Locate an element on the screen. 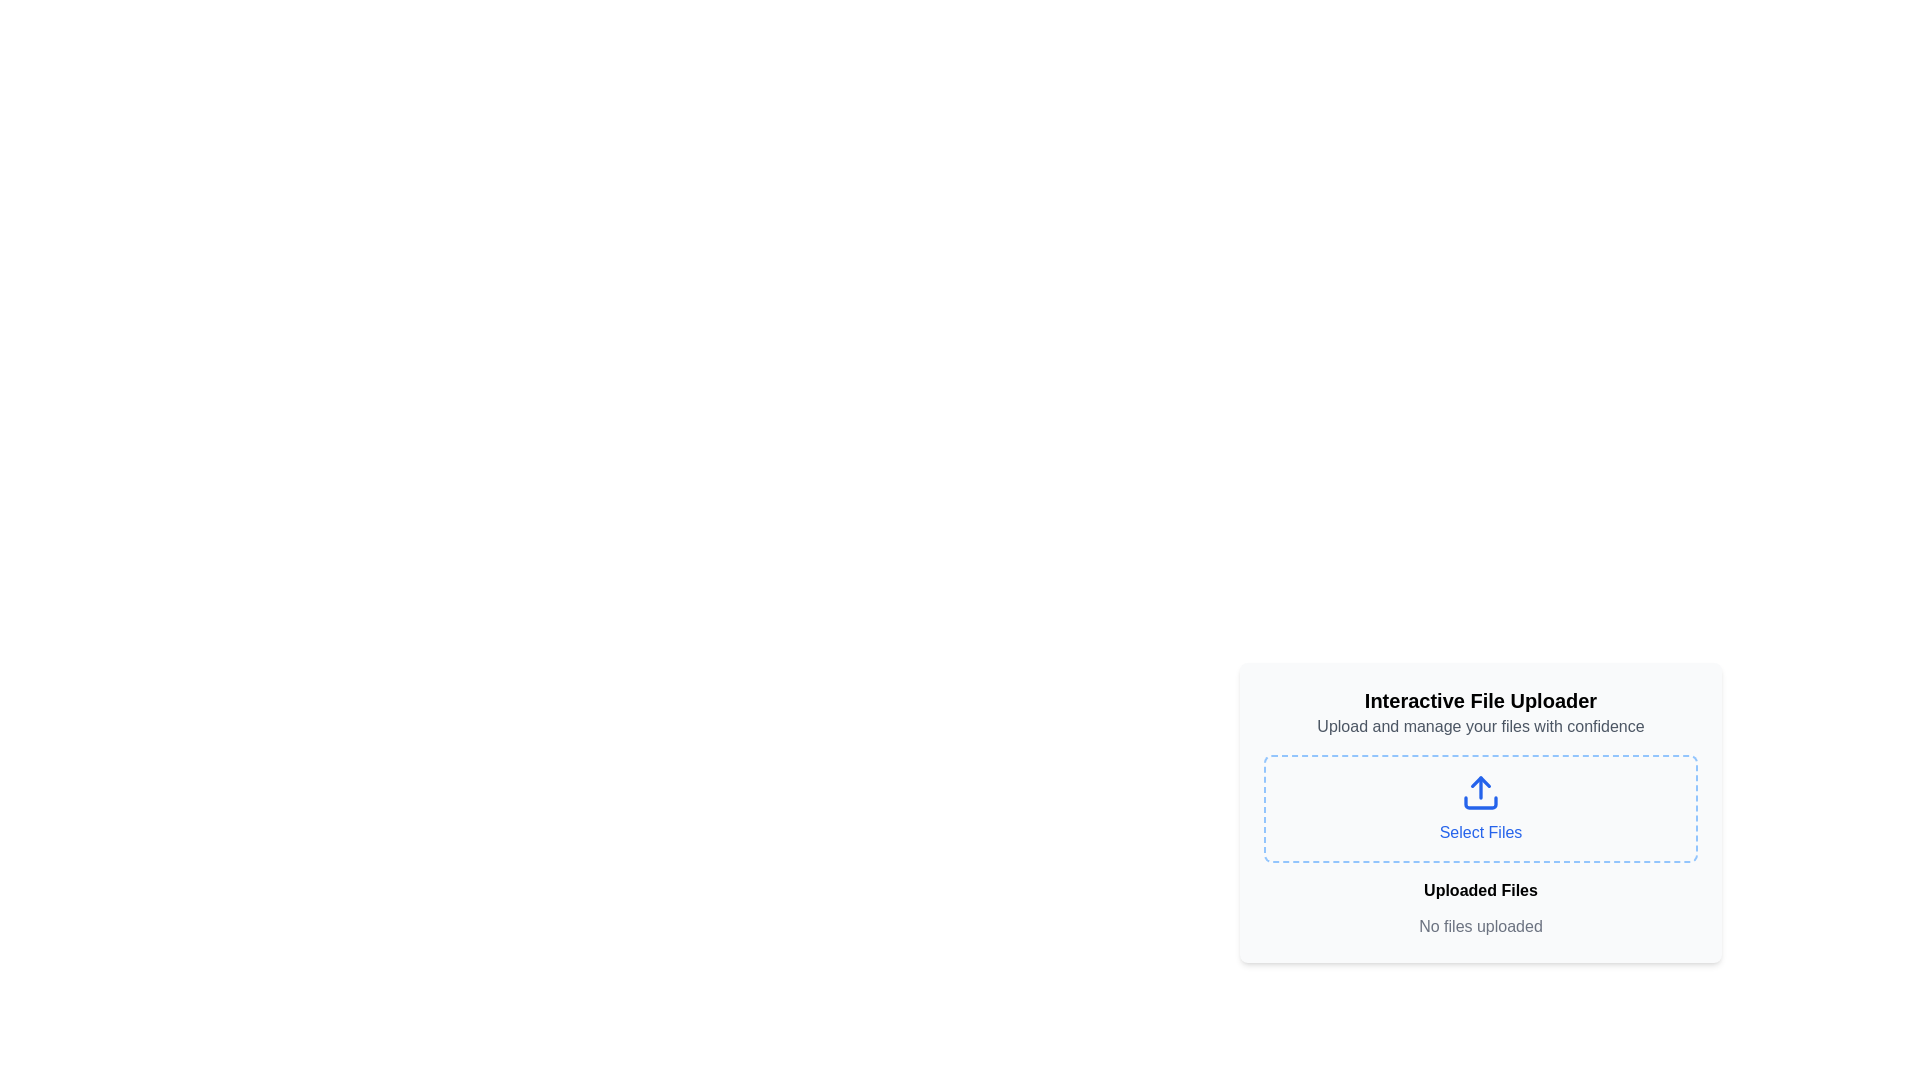 This screenshot has width=1920, height=1080. the clickable text link labeled 'Select Files' with an adjacent upload icon by navigating is located at coordinates (1481, 805).